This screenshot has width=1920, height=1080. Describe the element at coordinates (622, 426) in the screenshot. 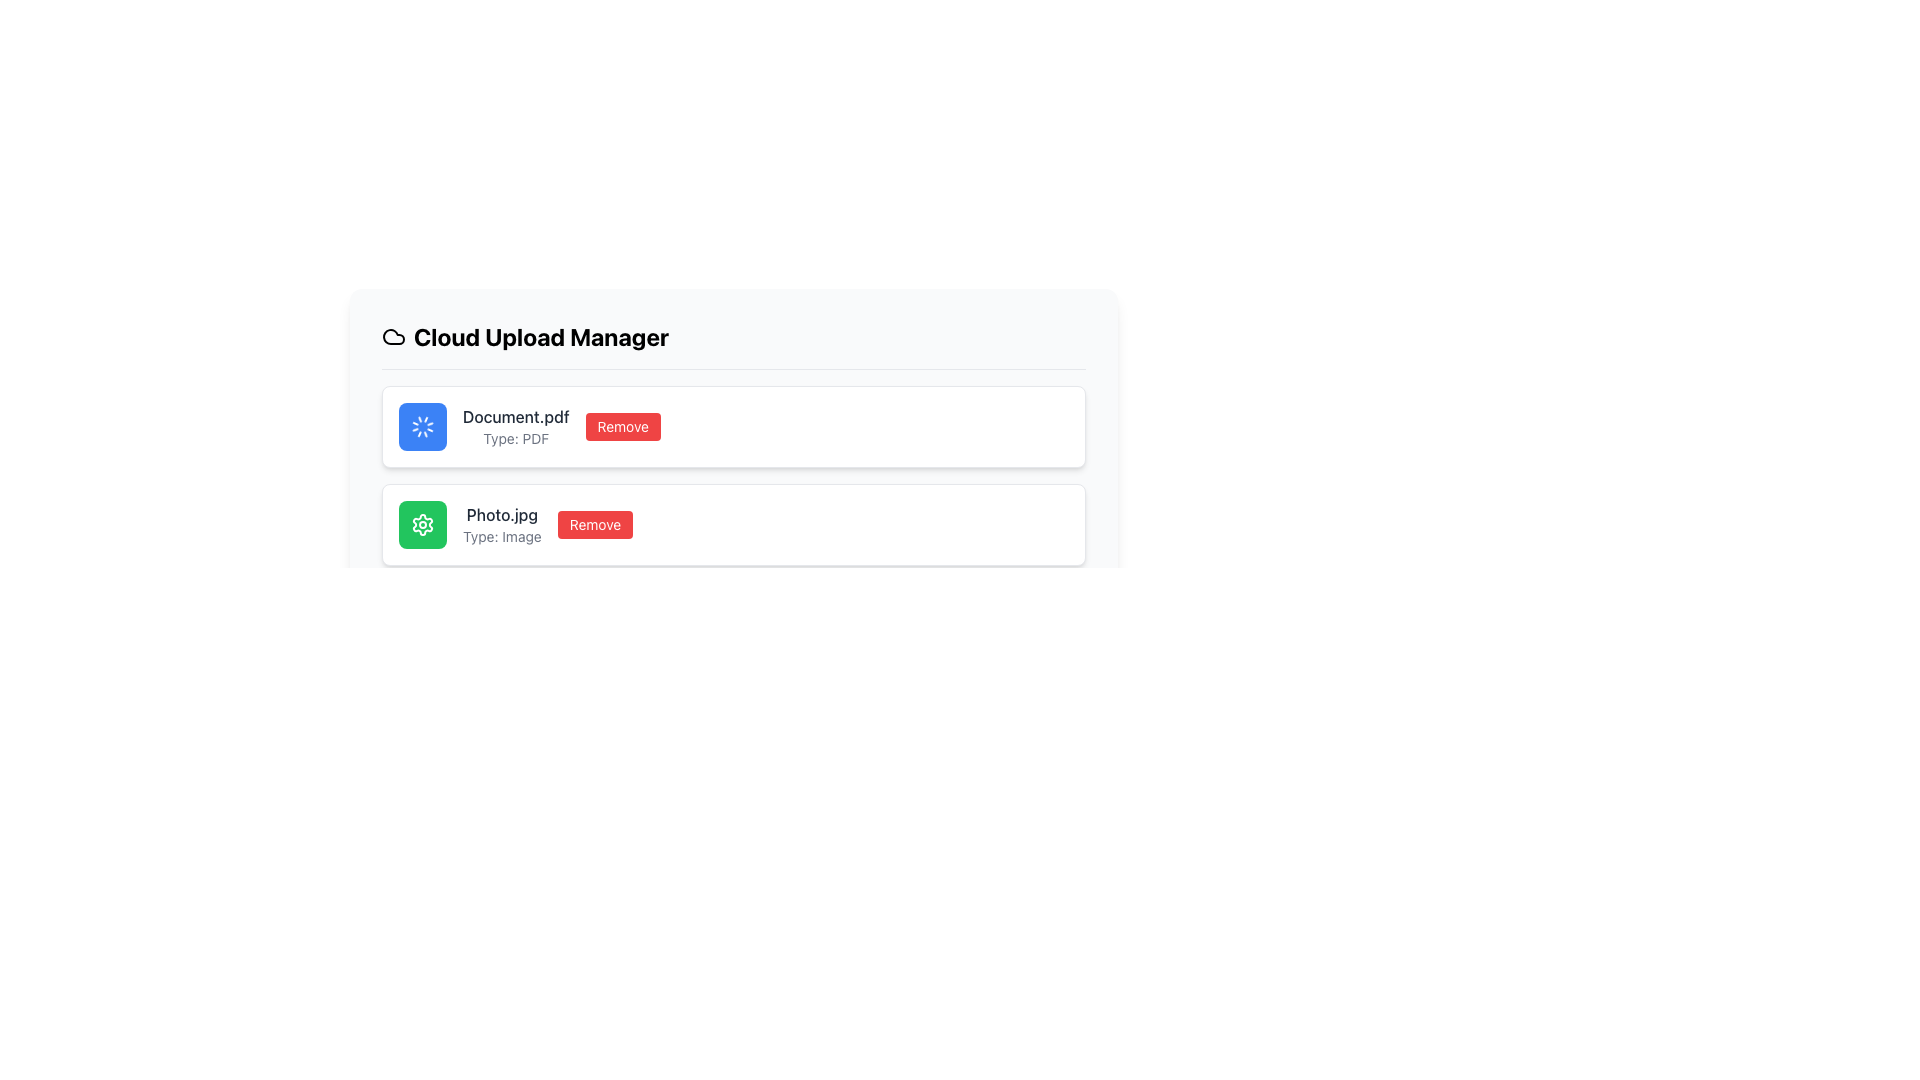

I see `the 'Remove' button with white text on a red background` at that location.